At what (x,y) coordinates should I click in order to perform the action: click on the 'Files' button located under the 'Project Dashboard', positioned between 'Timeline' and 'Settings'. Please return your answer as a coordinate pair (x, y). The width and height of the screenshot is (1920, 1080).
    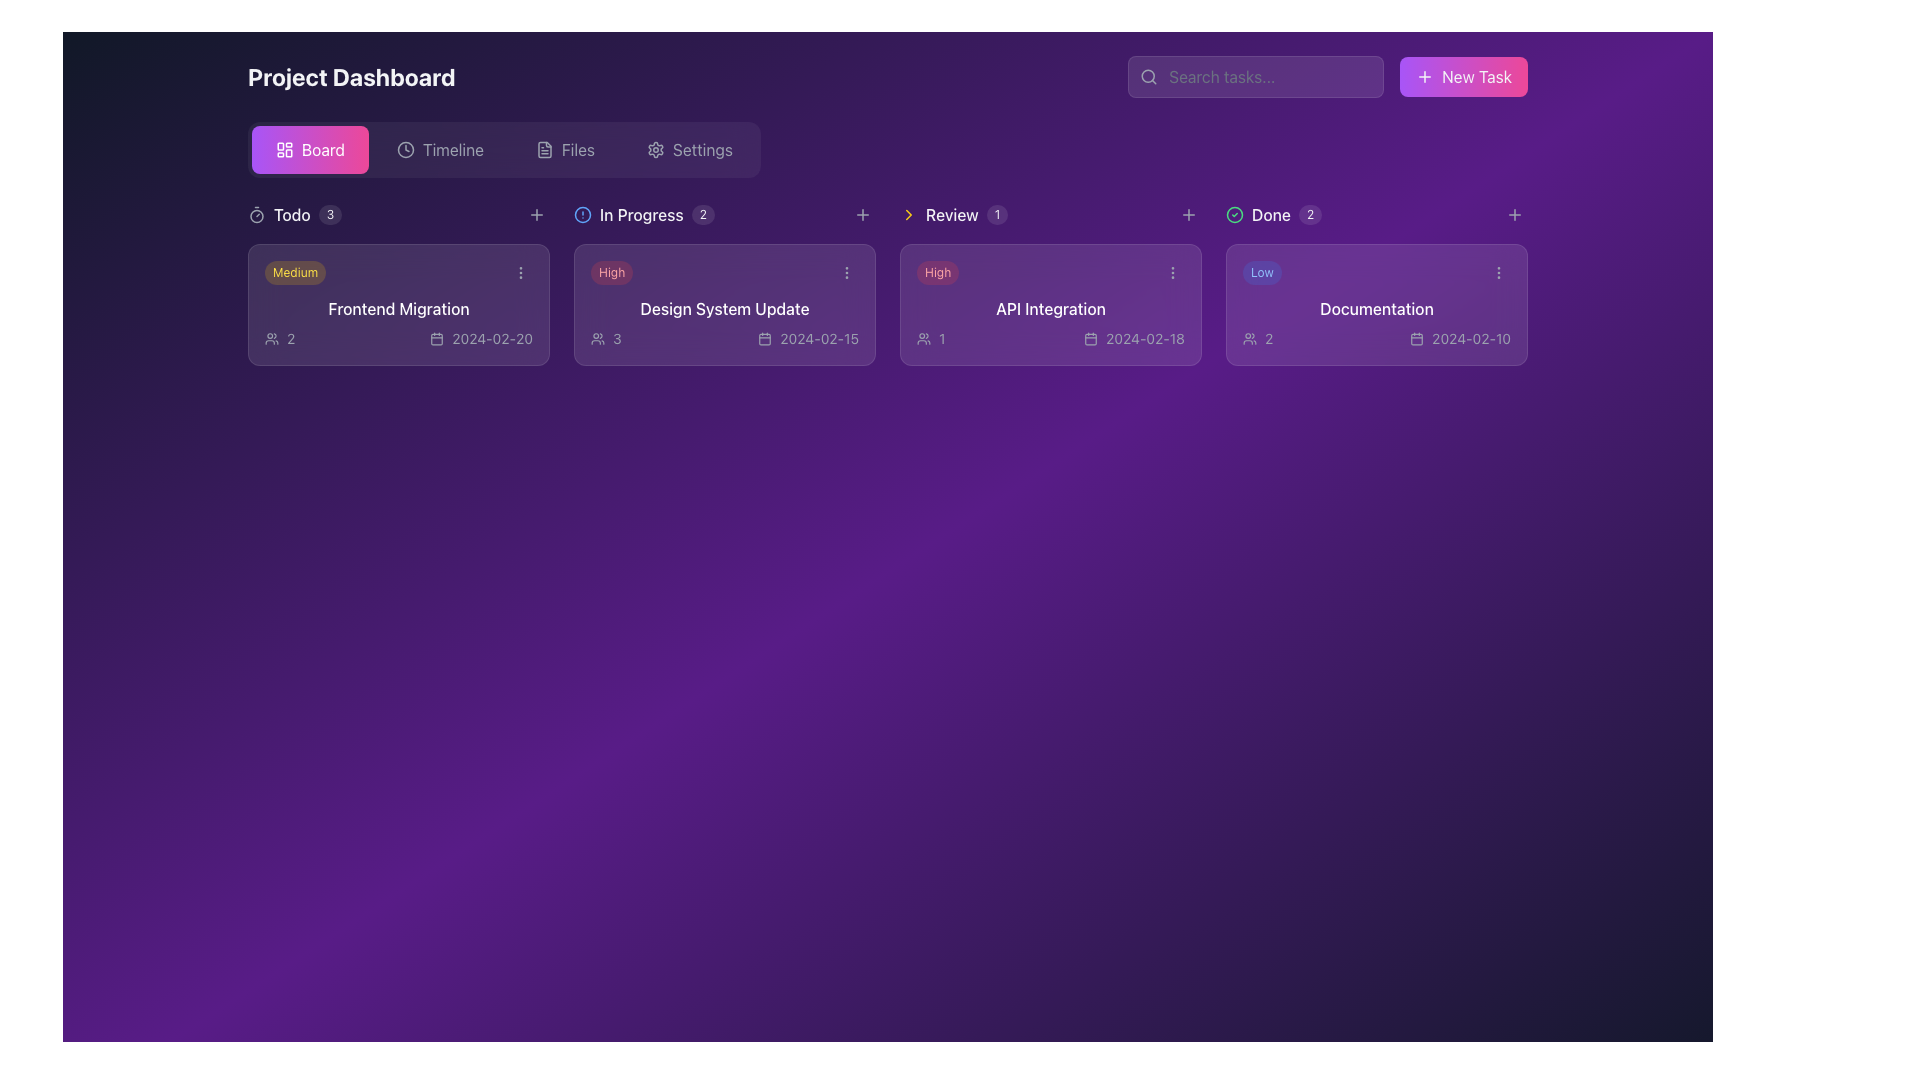
    Looking at the image, I should click on (564, 149).